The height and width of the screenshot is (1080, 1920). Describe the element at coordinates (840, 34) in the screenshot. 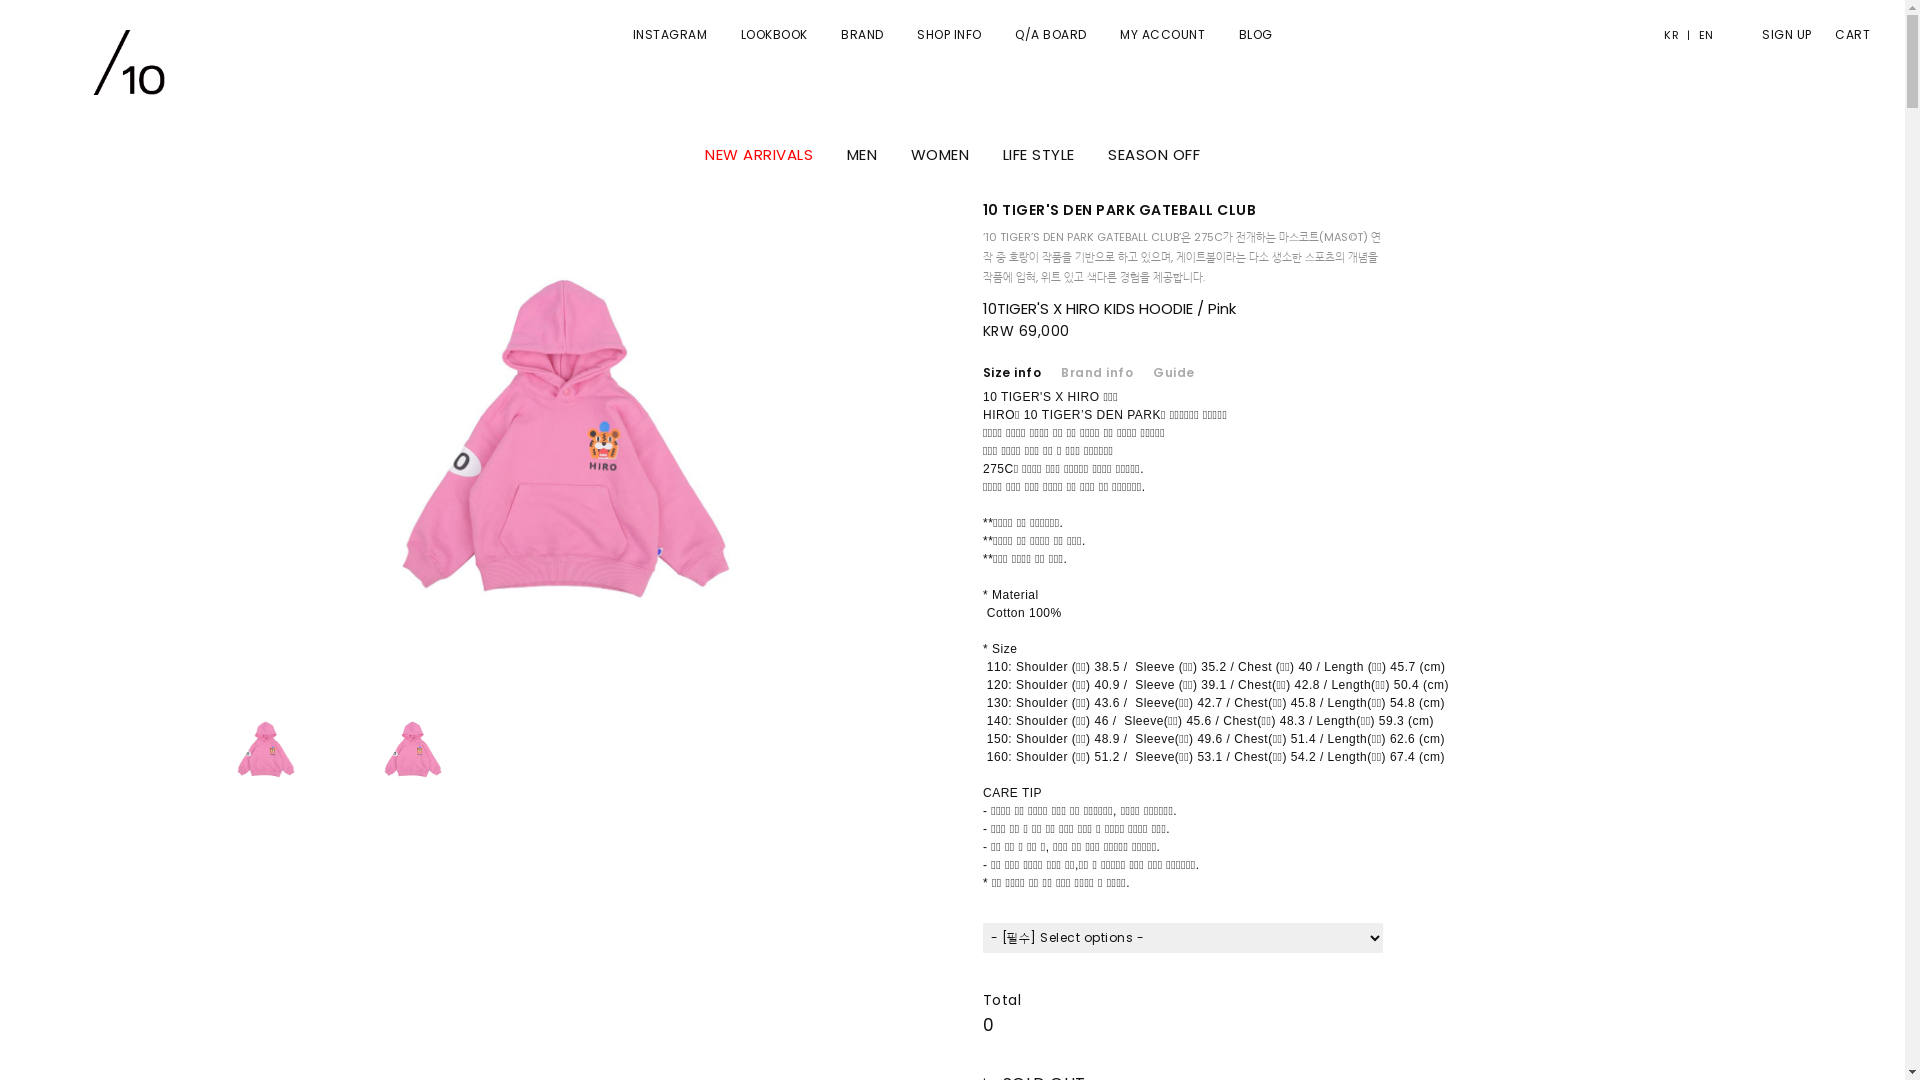

I see `'BRAND'` at that location.